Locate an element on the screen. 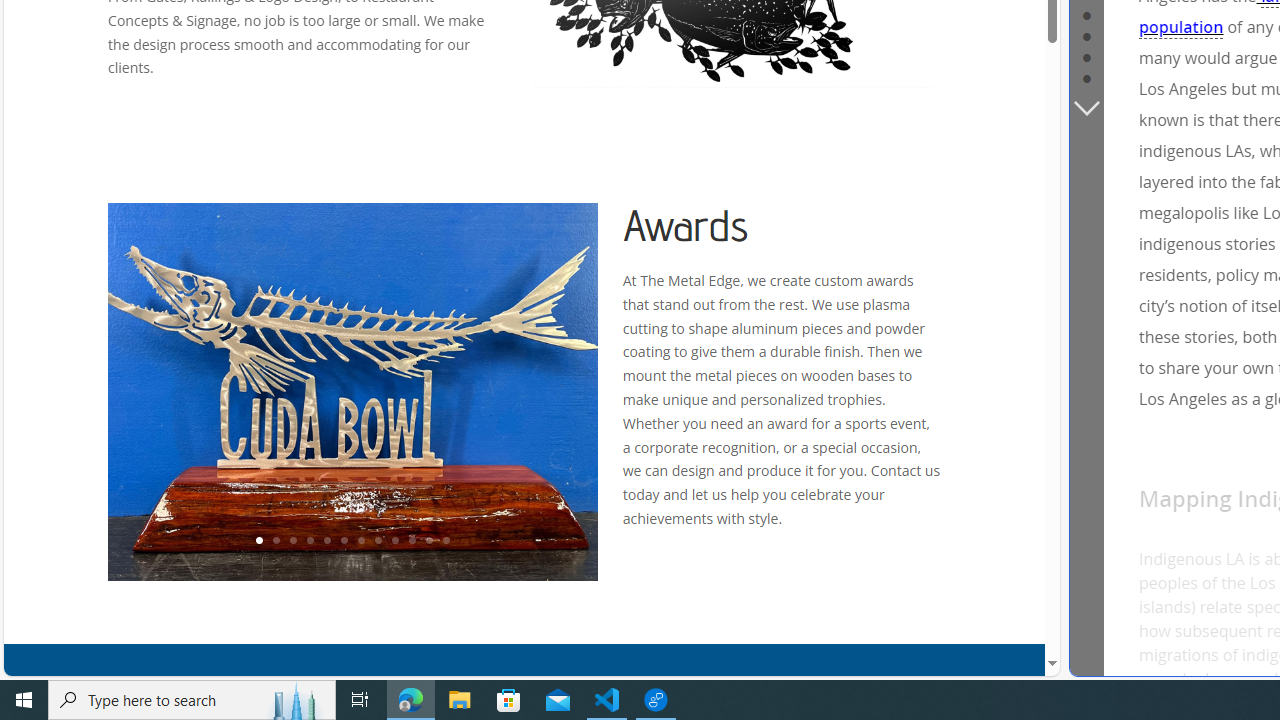  '12' is located at coordinates (445, 541).